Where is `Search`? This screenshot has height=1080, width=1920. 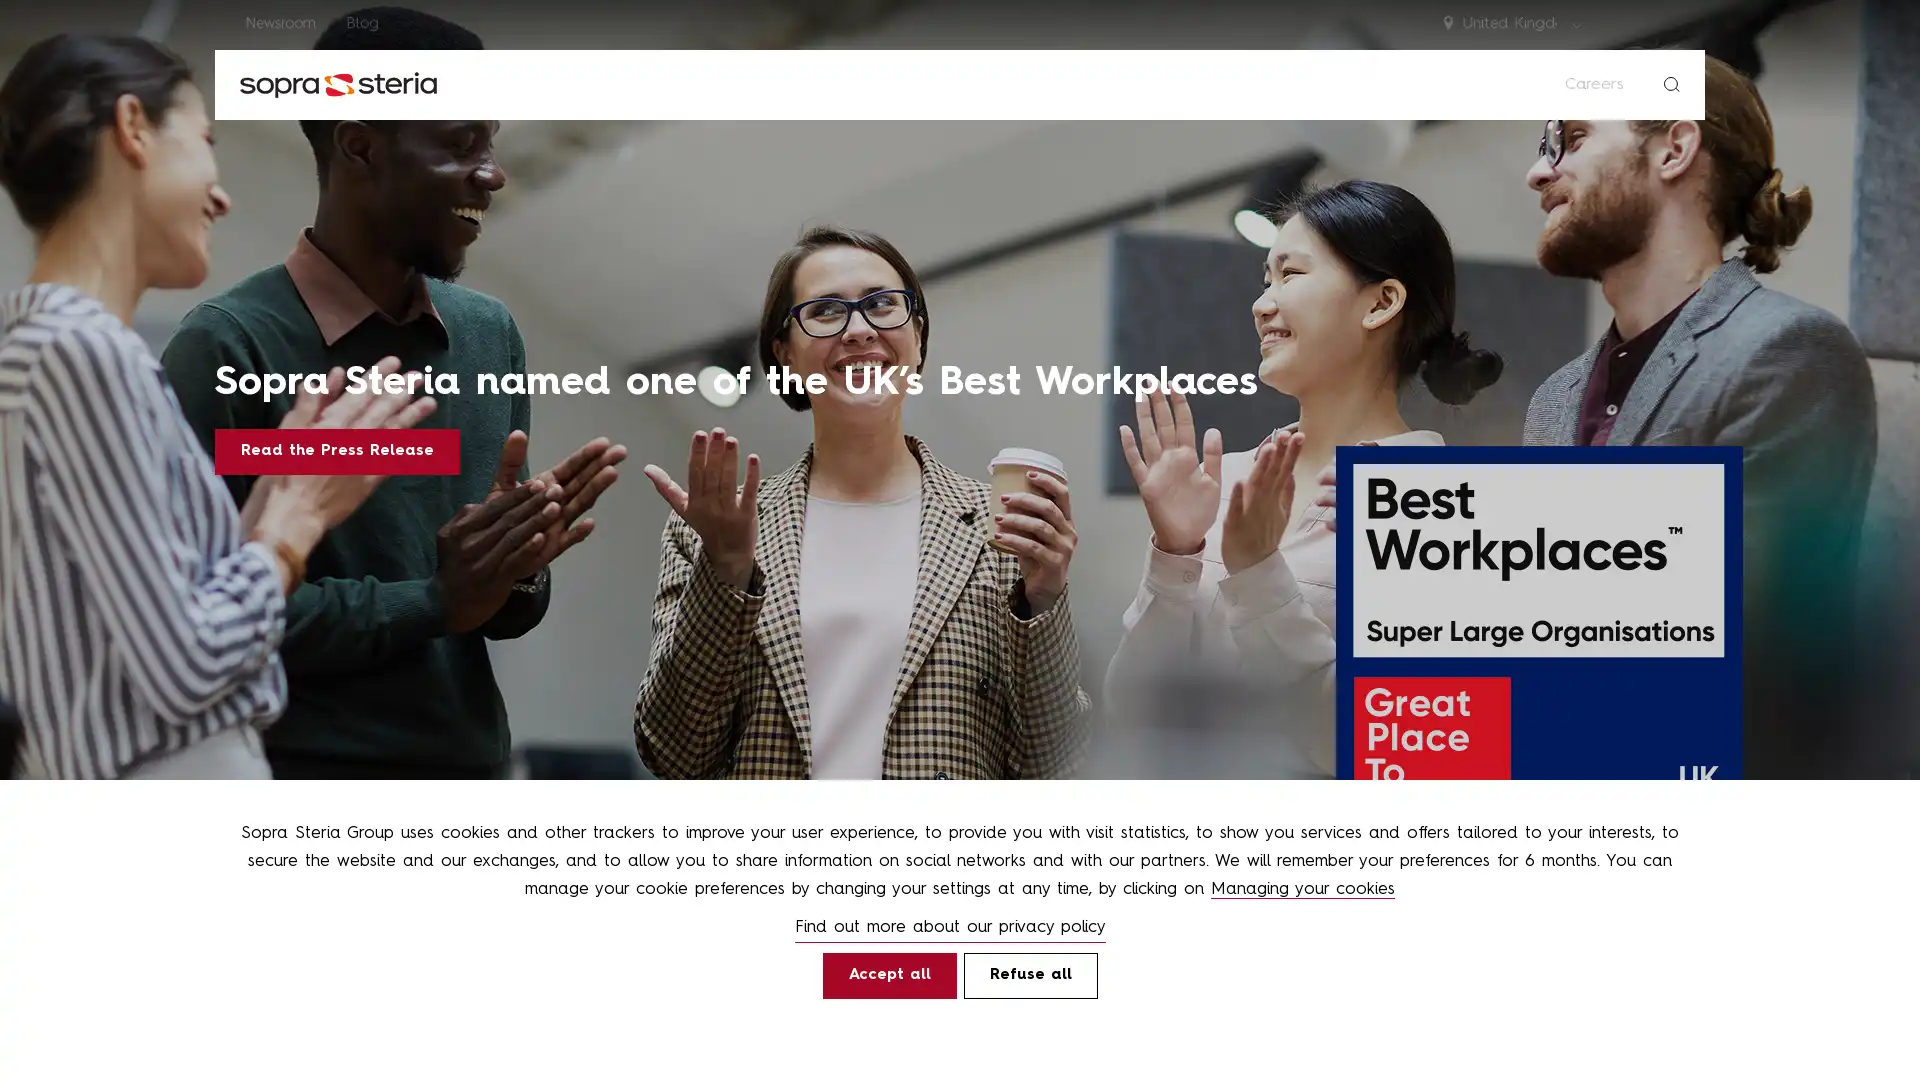 Search is located at coordinates (1671, 83).